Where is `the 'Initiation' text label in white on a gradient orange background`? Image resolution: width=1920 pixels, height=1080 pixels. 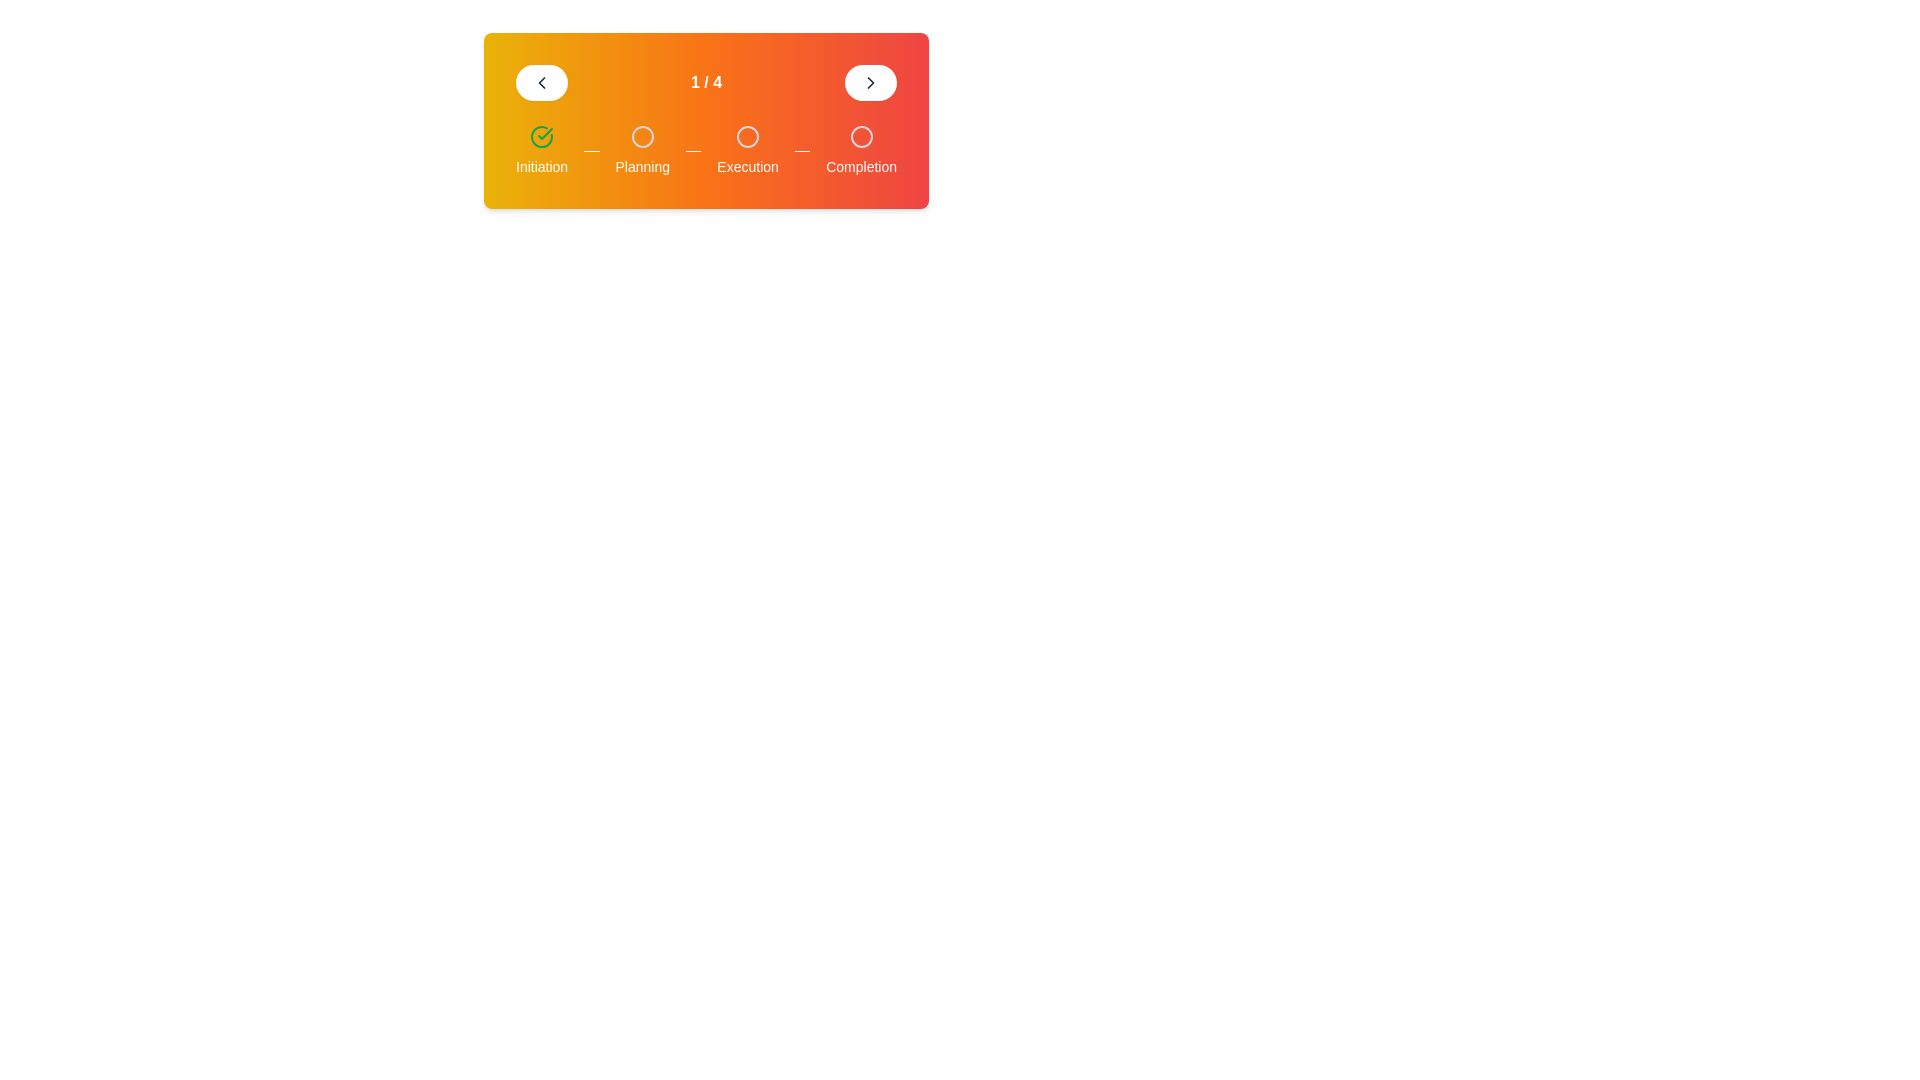 the 'Initiation' text label in white on a gradient orange background is located at coordinates (542, 165).